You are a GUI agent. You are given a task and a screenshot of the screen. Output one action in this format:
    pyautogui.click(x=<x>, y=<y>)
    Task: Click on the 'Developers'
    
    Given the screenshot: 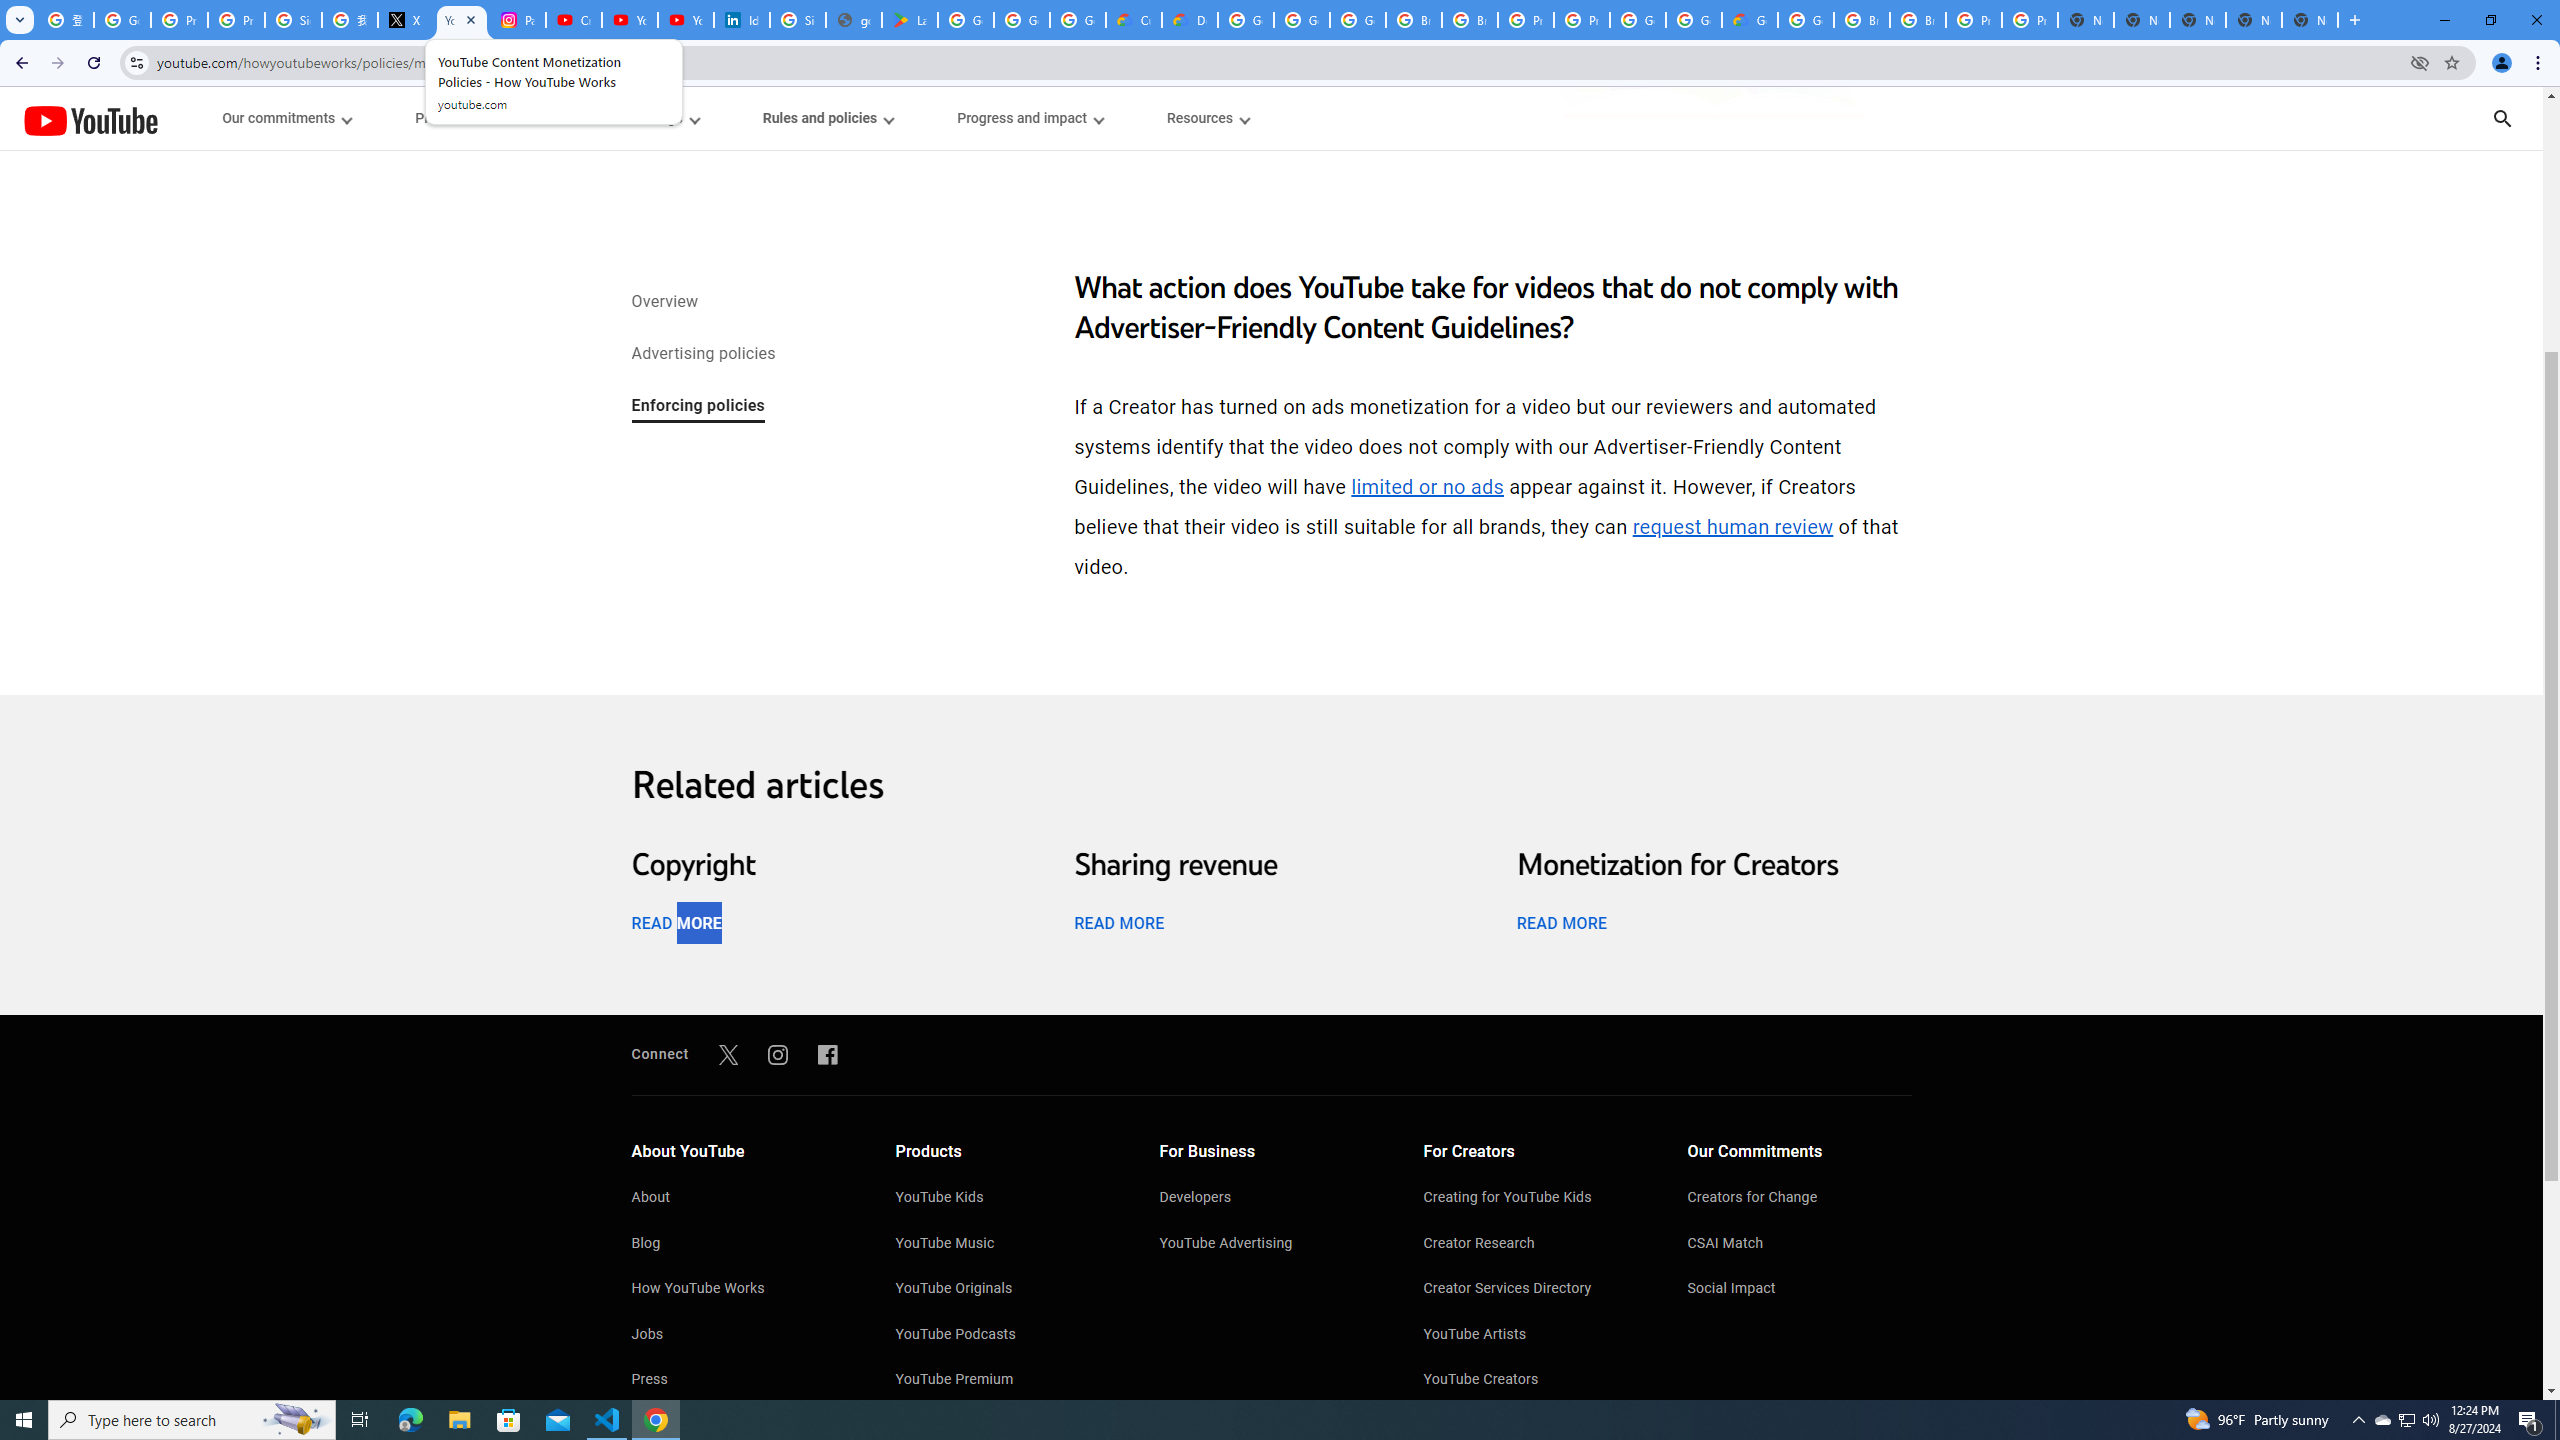 What is the action you would take?
    pyautogui.click(x=1271, y=1198)
    